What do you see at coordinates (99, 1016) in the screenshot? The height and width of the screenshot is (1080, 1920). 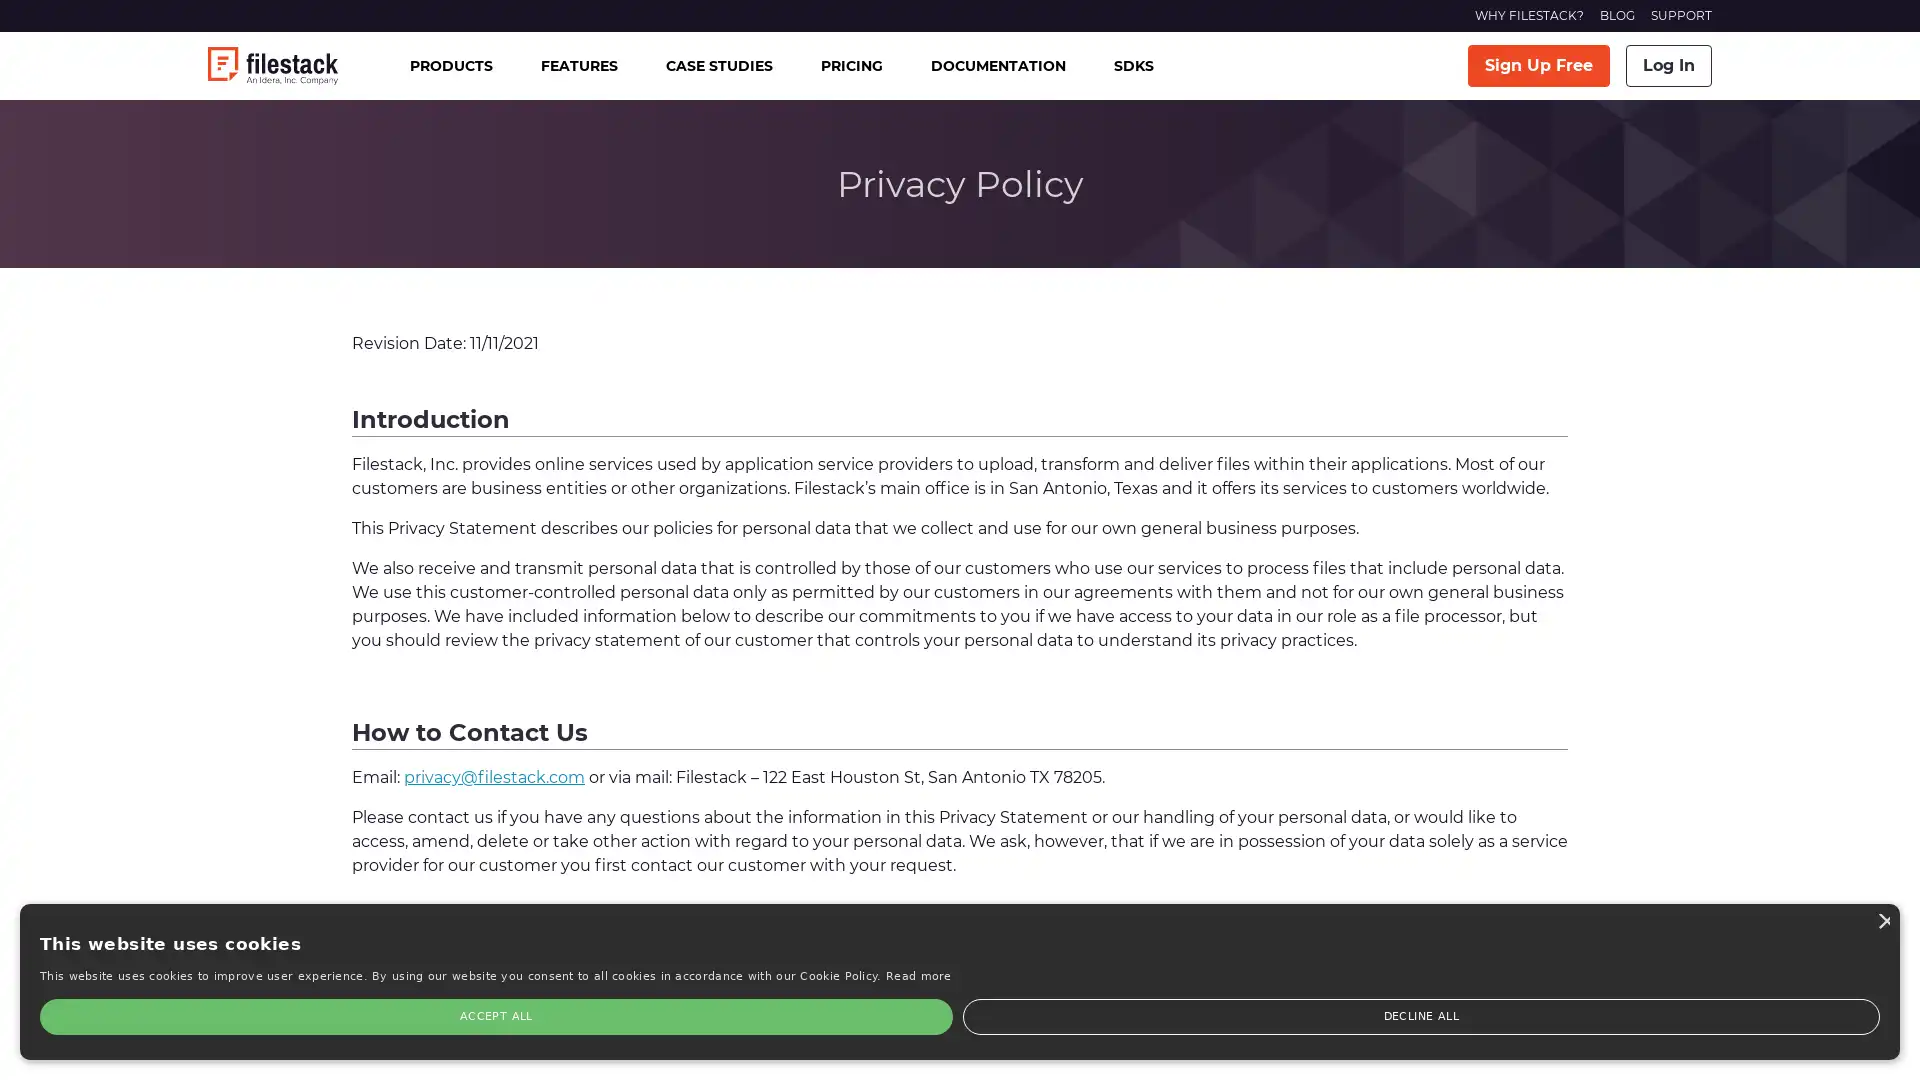 I see `ACCEPT ALL` at bounding box center [99, 1016].